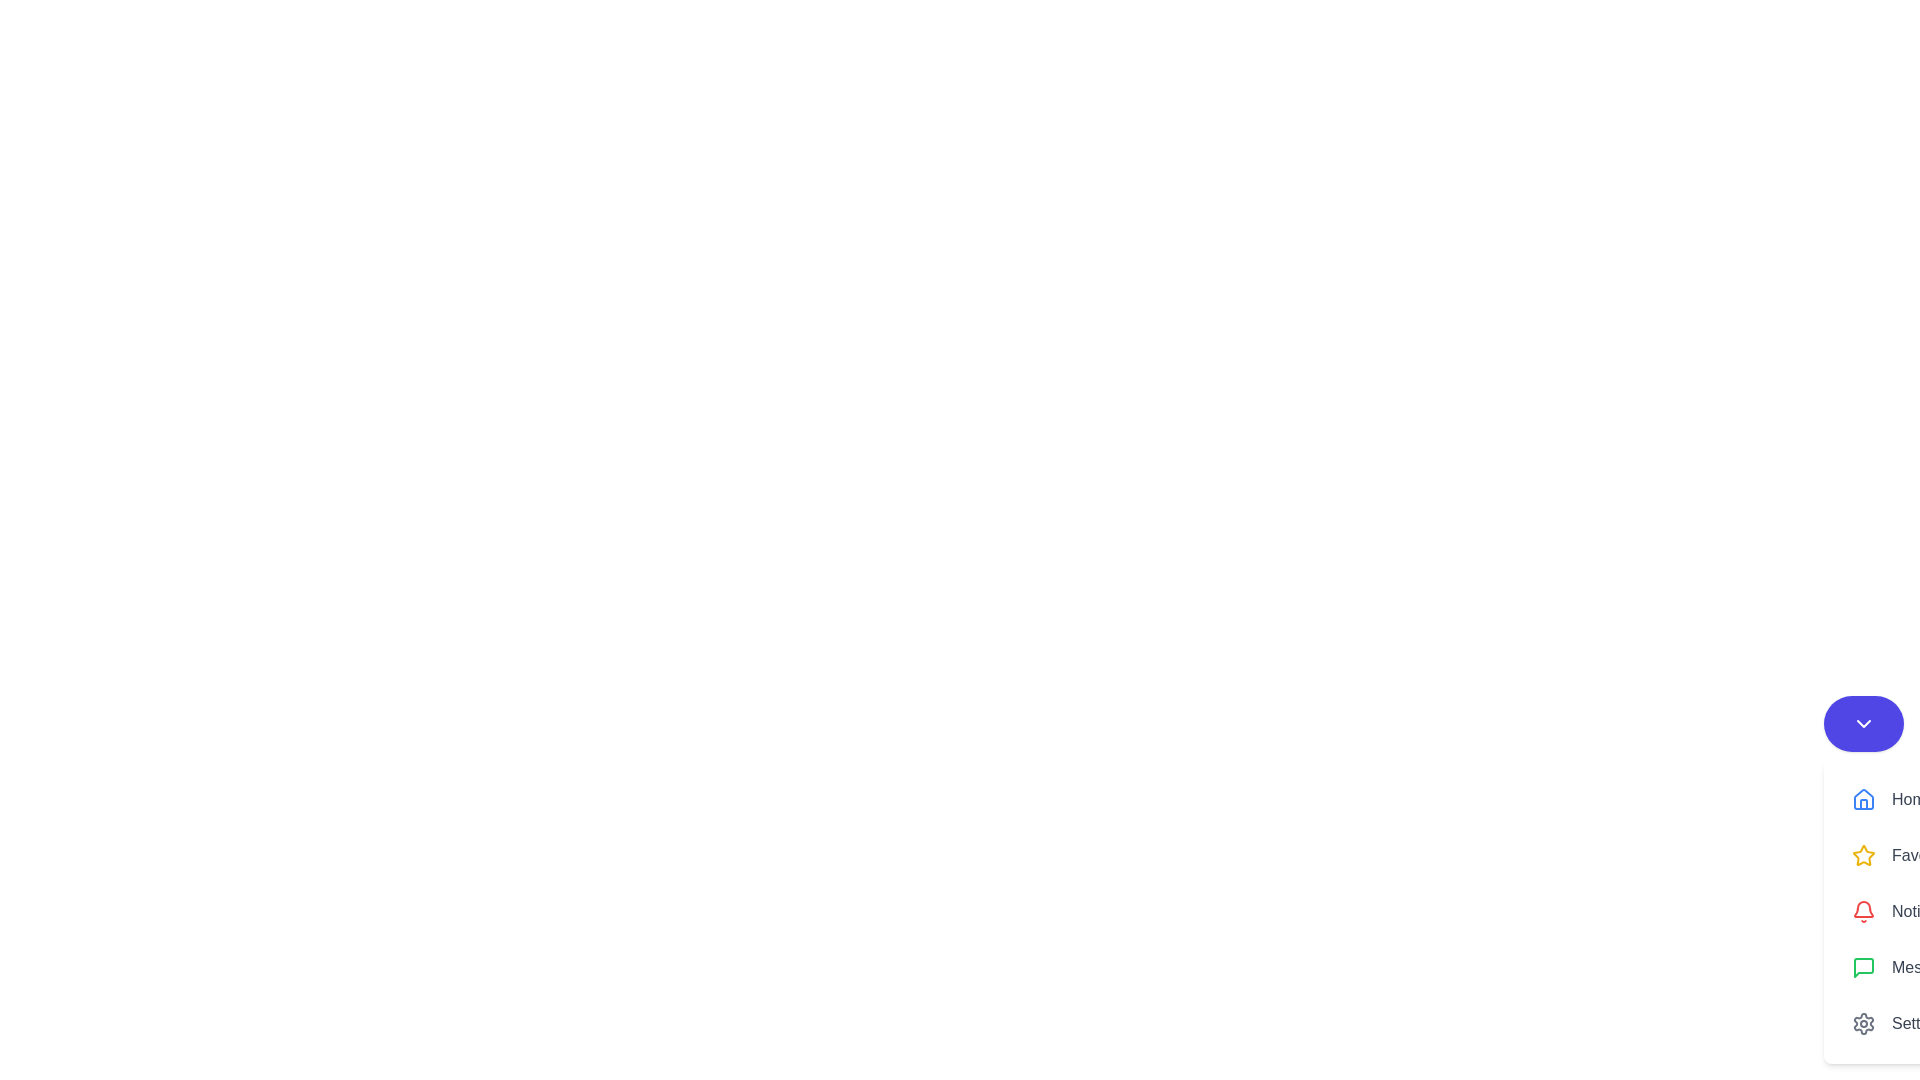 The width and height of the screenshot is (1920, 1080). Describe the element at coordinates (1862, 967) in the screenshot. I see `the green chat message bubble icon located in the vertical menu on the right side of the interface` at that location.